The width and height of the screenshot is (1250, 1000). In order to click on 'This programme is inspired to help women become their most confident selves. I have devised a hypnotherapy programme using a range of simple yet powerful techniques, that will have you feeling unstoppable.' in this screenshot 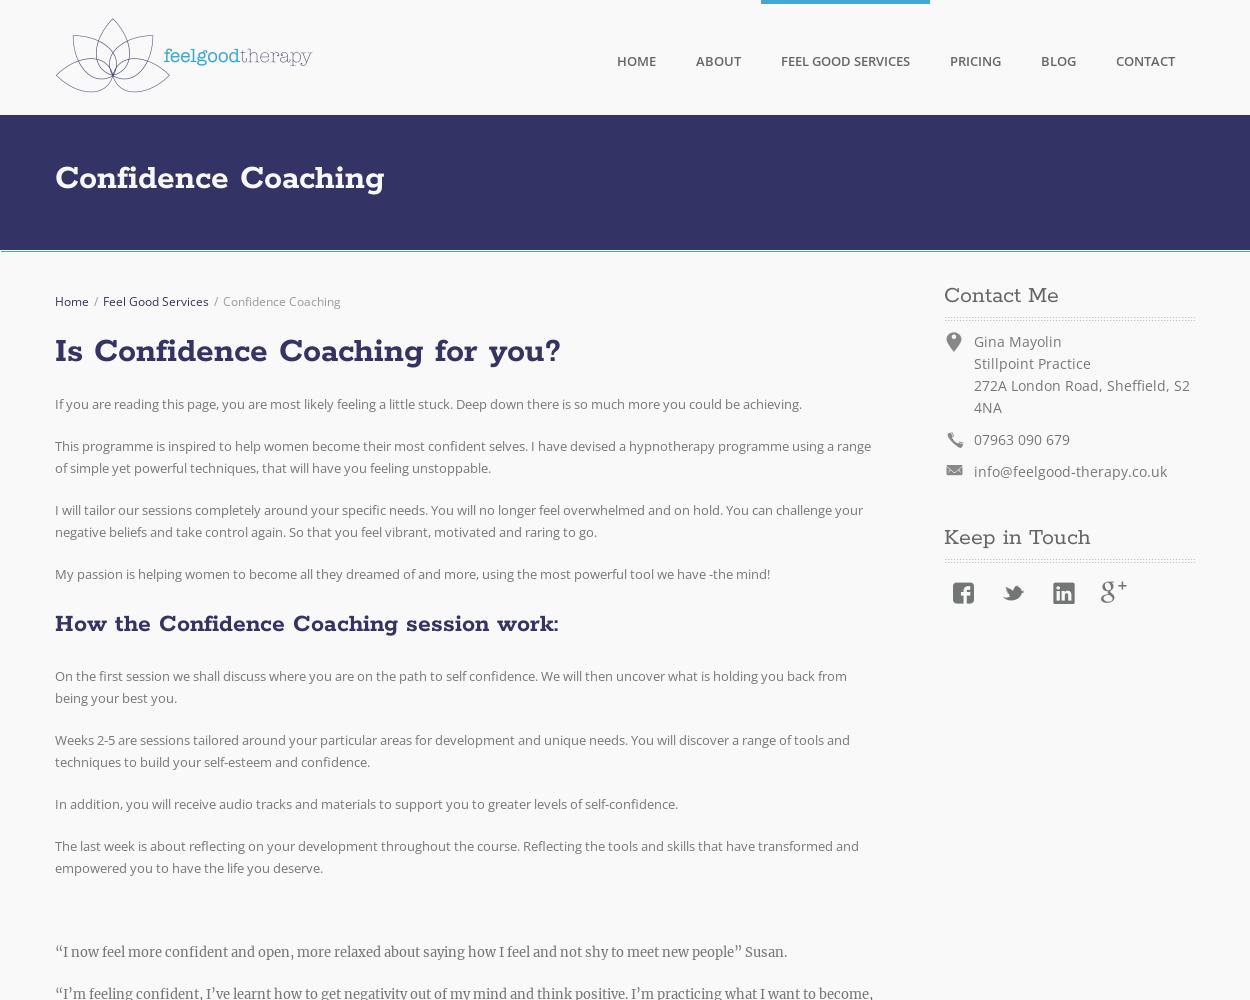, I will do `click(55, 456)`.